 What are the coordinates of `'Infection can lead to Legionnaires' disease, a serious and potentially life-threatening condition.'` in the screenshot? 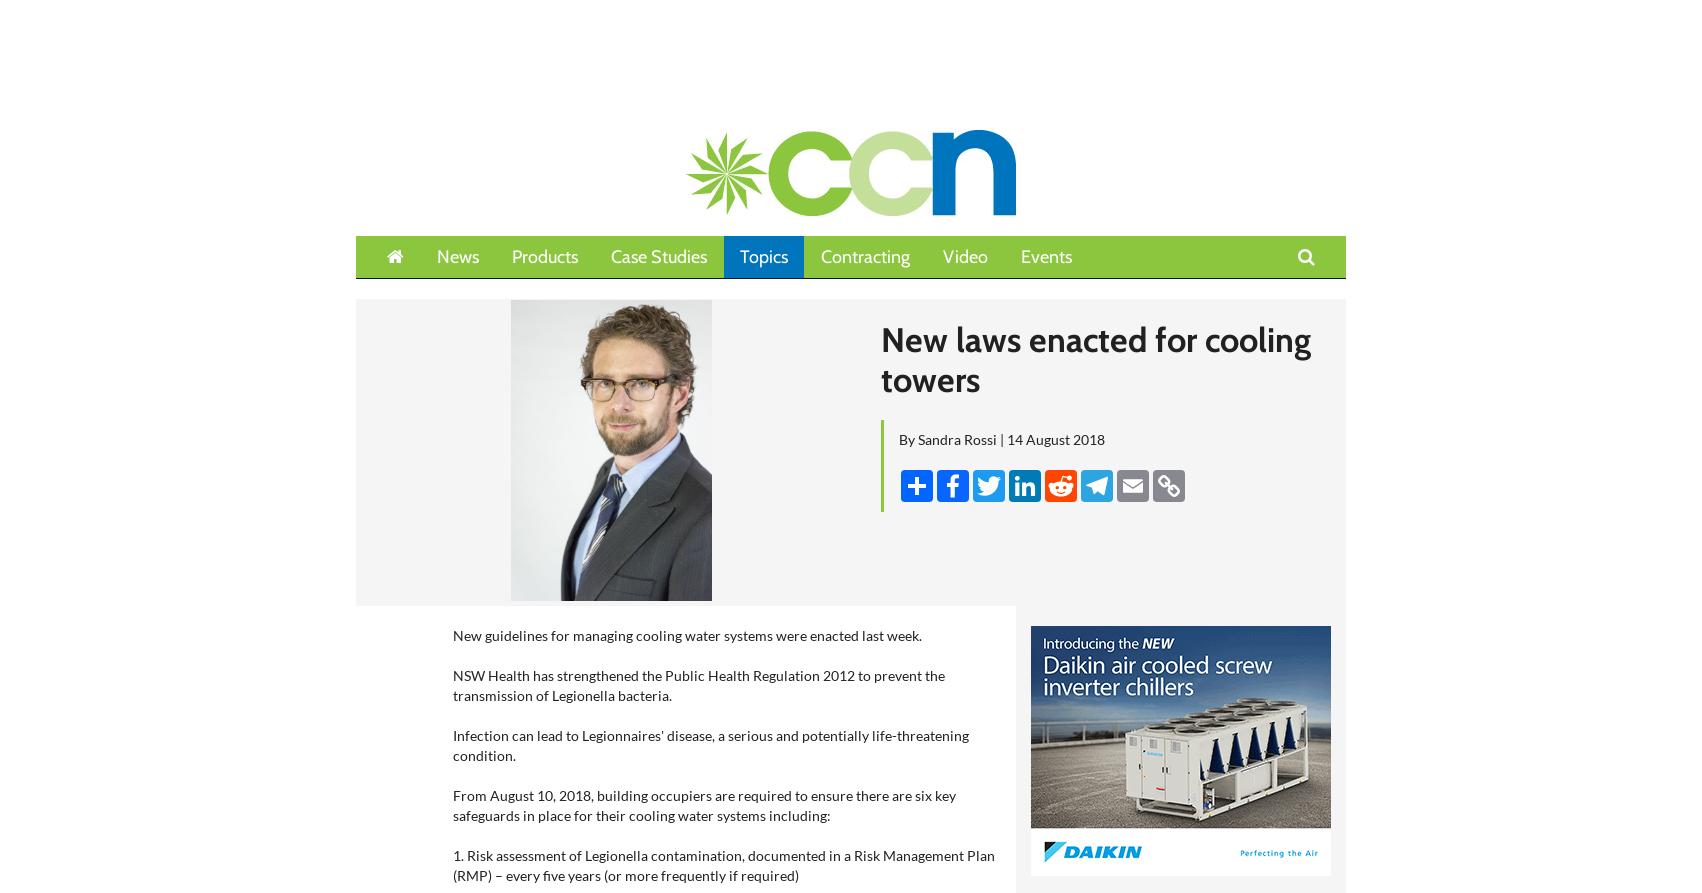 It's located at (709, 744).